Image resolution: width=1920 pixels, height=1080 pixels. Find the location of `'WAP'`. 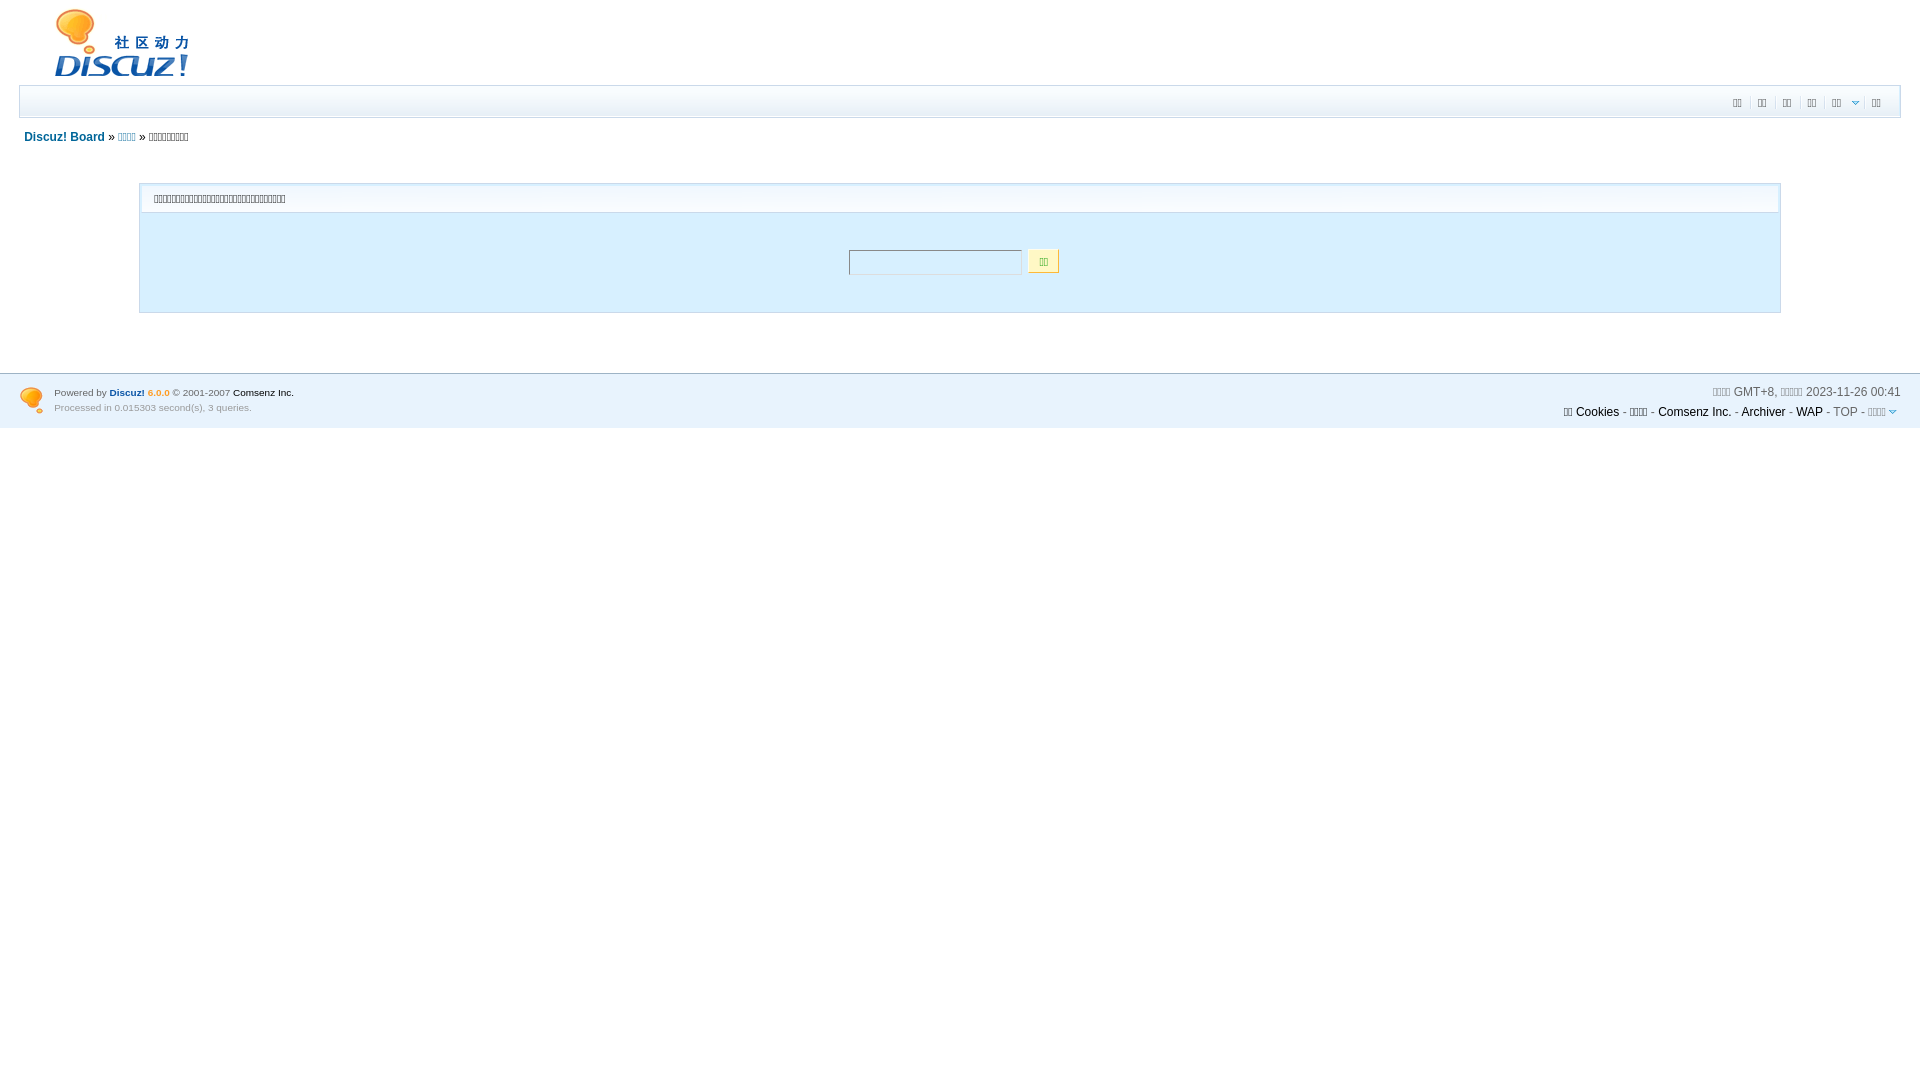

'WAP' is located at coordinates (1809, 411).